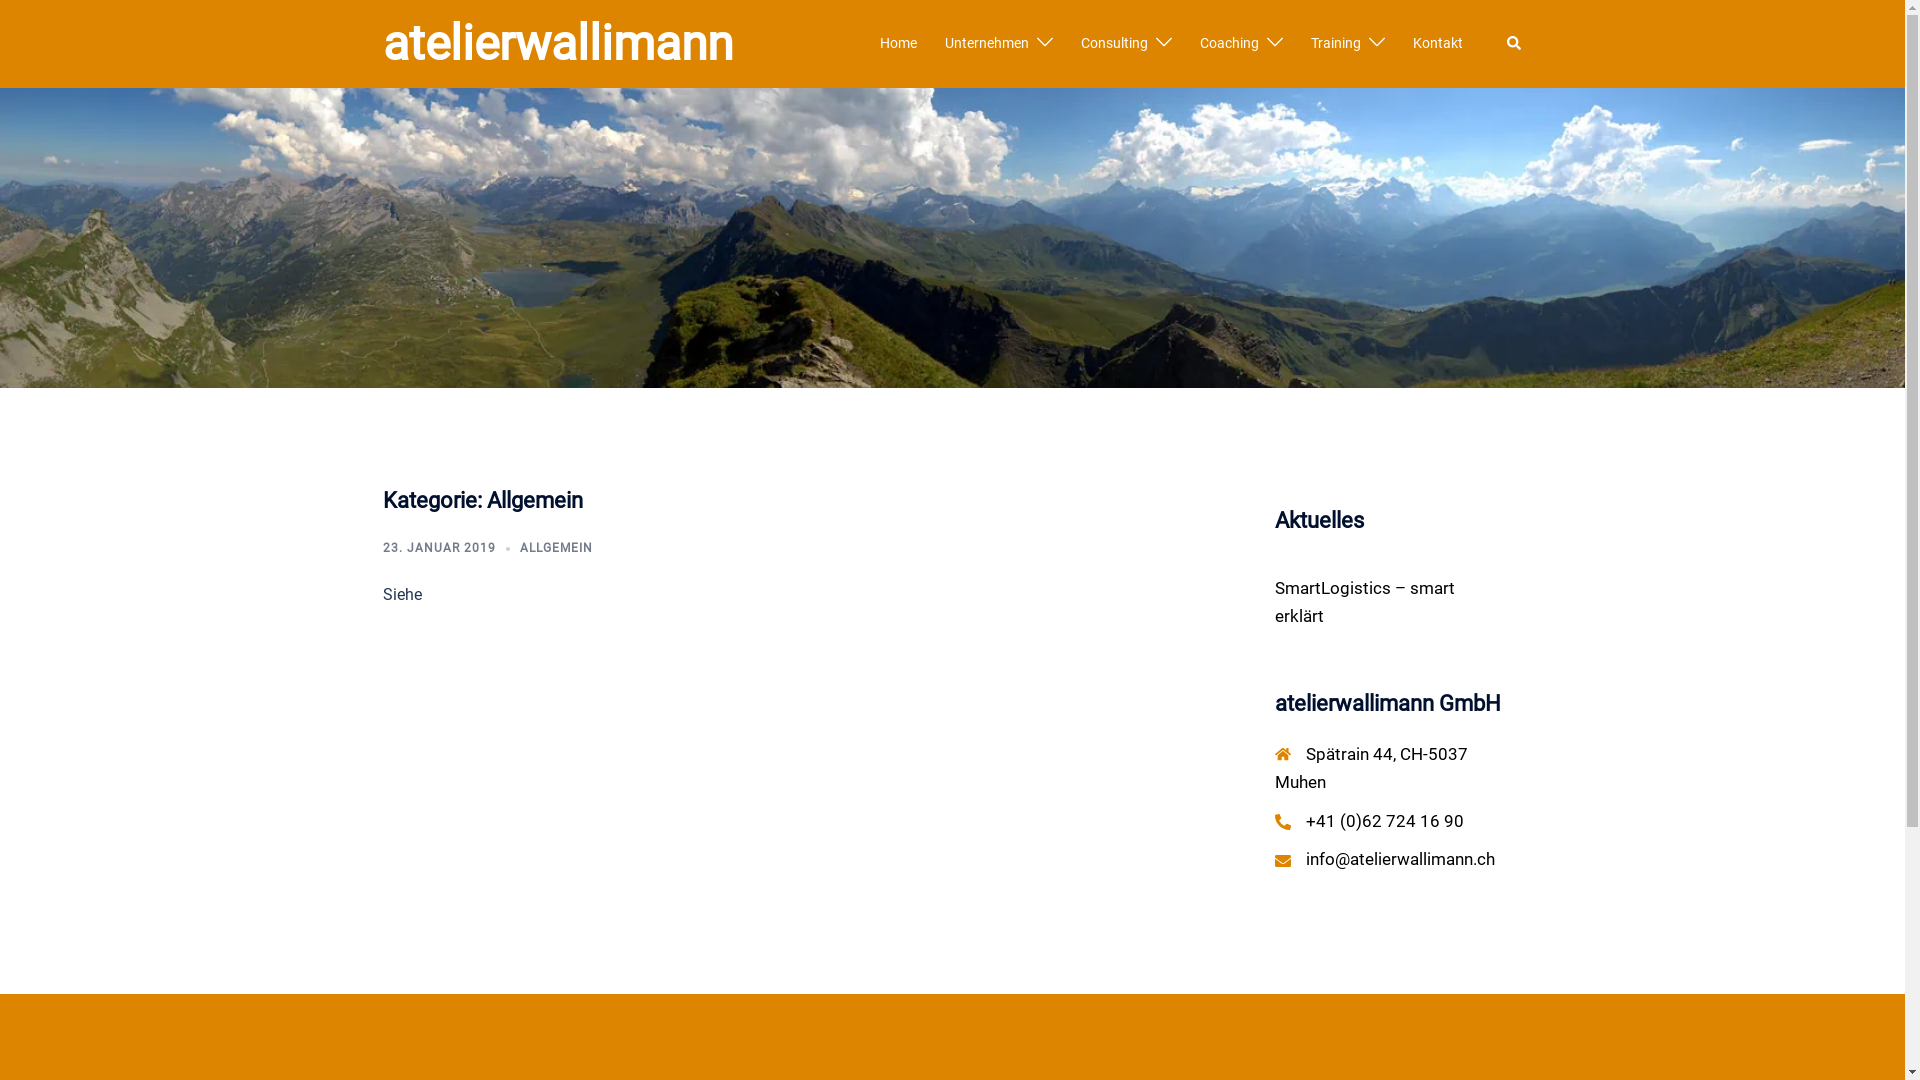 The width and height of the screenshot is (1920, 1080). What do you see at coordinates (1334, 43) in the screenshot?
I see `'Training'` at bounding box center [1334, 43].